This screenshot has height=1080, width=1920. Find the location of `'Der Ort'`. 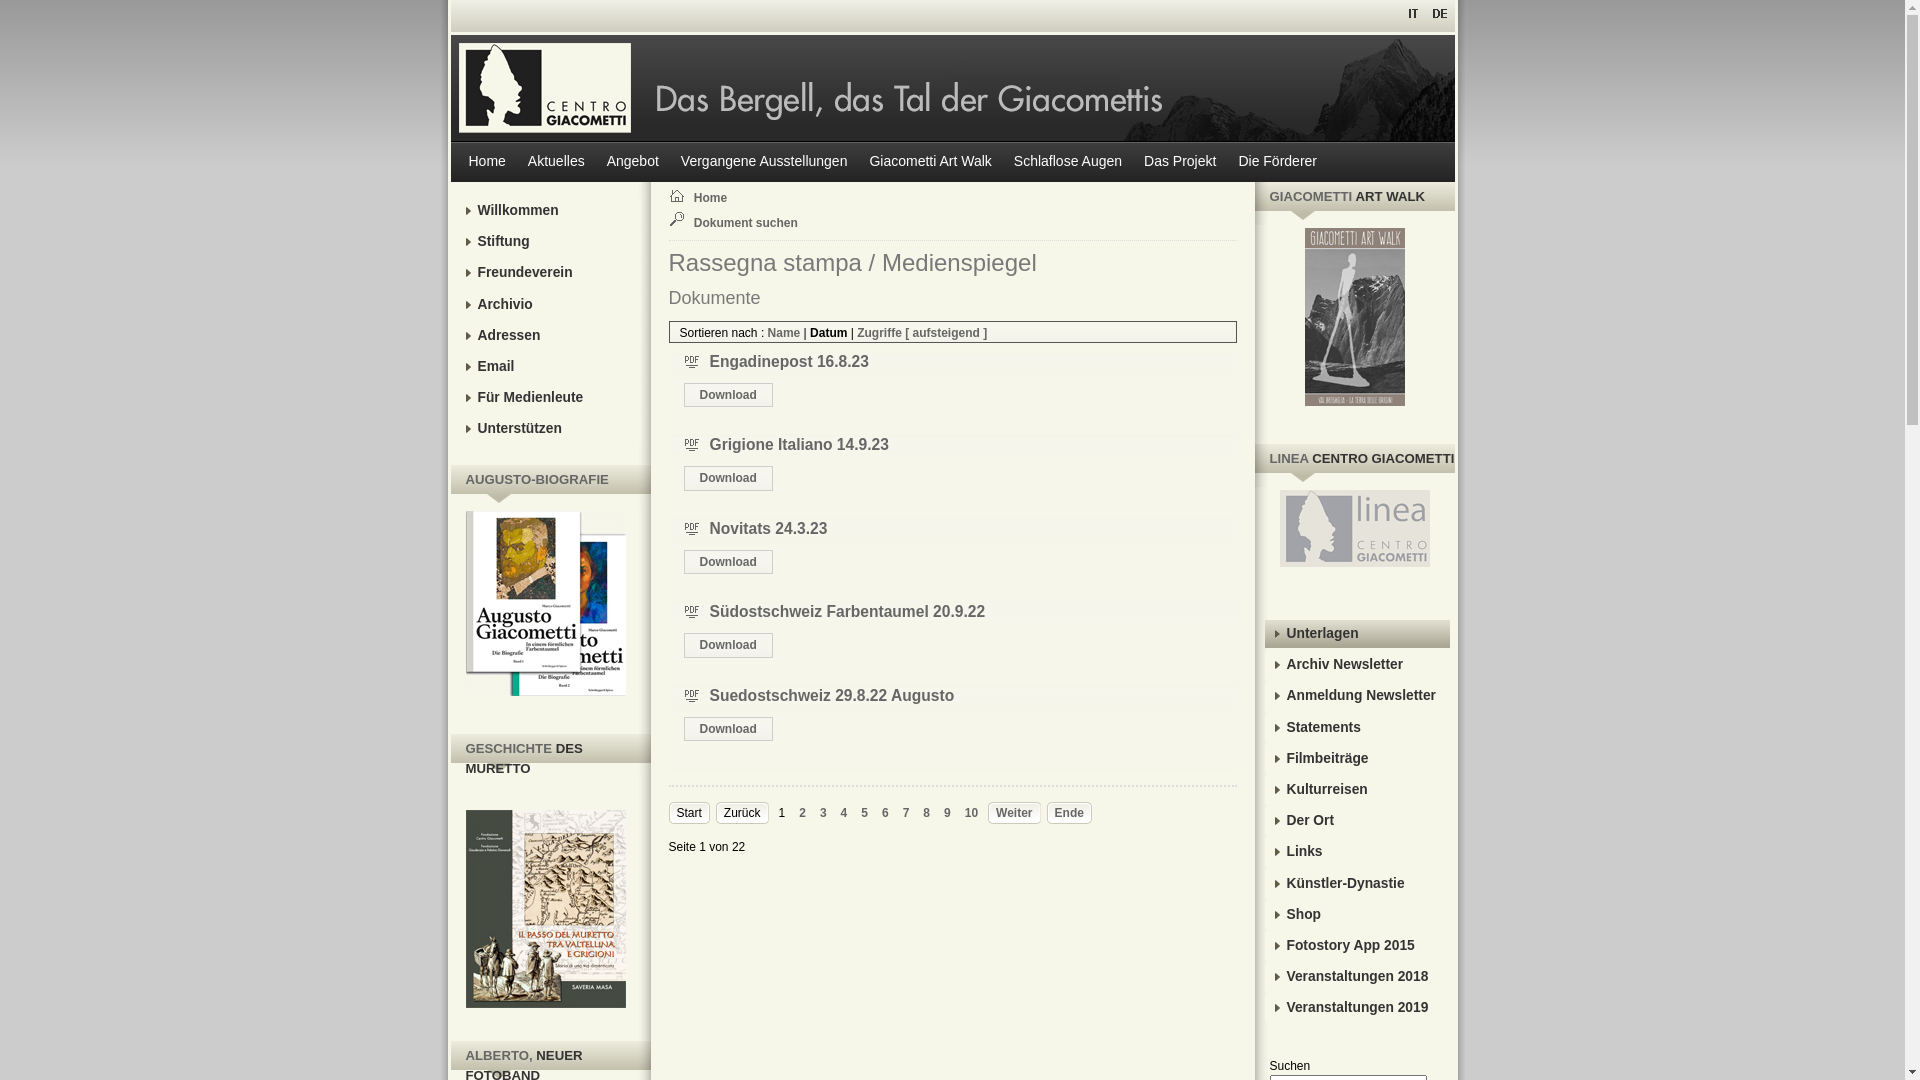

'Der Ort' is located at coordinates (1356, 821).